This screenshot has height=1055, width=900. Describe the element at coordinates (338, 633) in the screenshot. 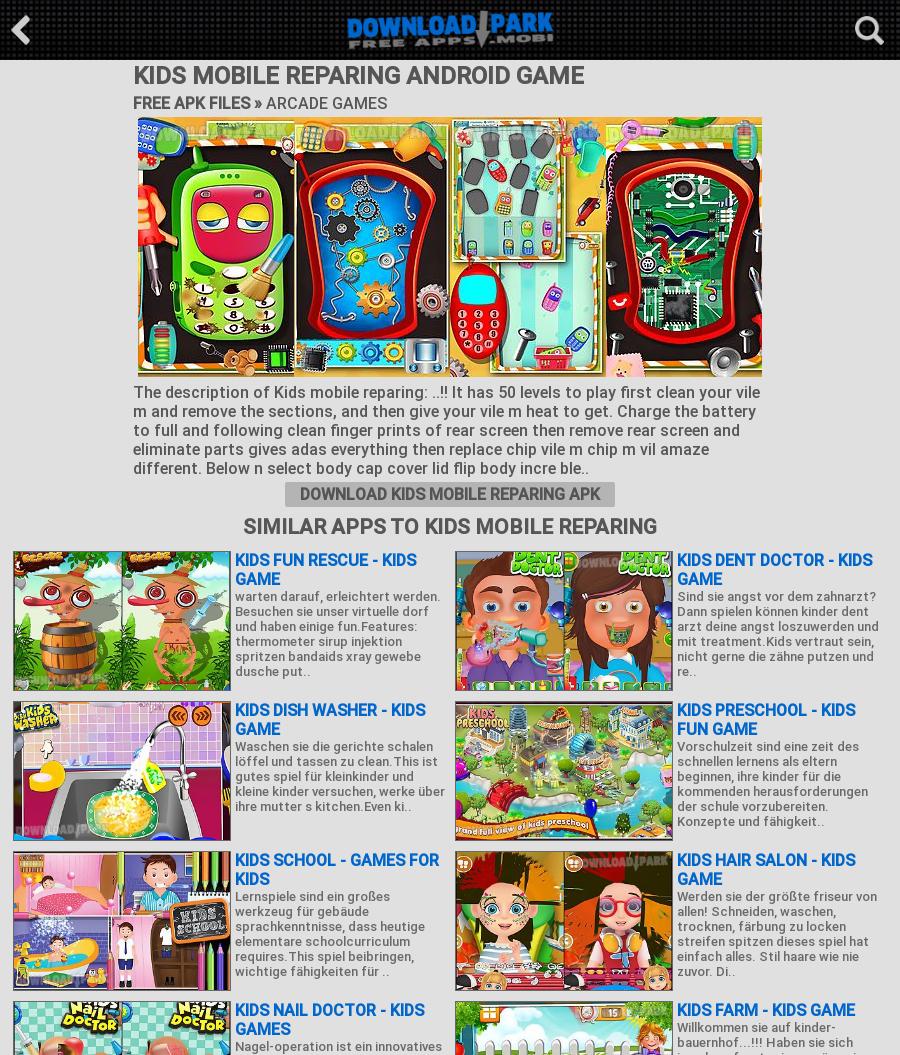

I see `'warten darauf, erleichtert werden. Besuchen sie unser virtuelle dorf und haben einige fun.Features: thermometer sirup injektion spritzen bandaids xray gewebe dusche put..'` at that location.